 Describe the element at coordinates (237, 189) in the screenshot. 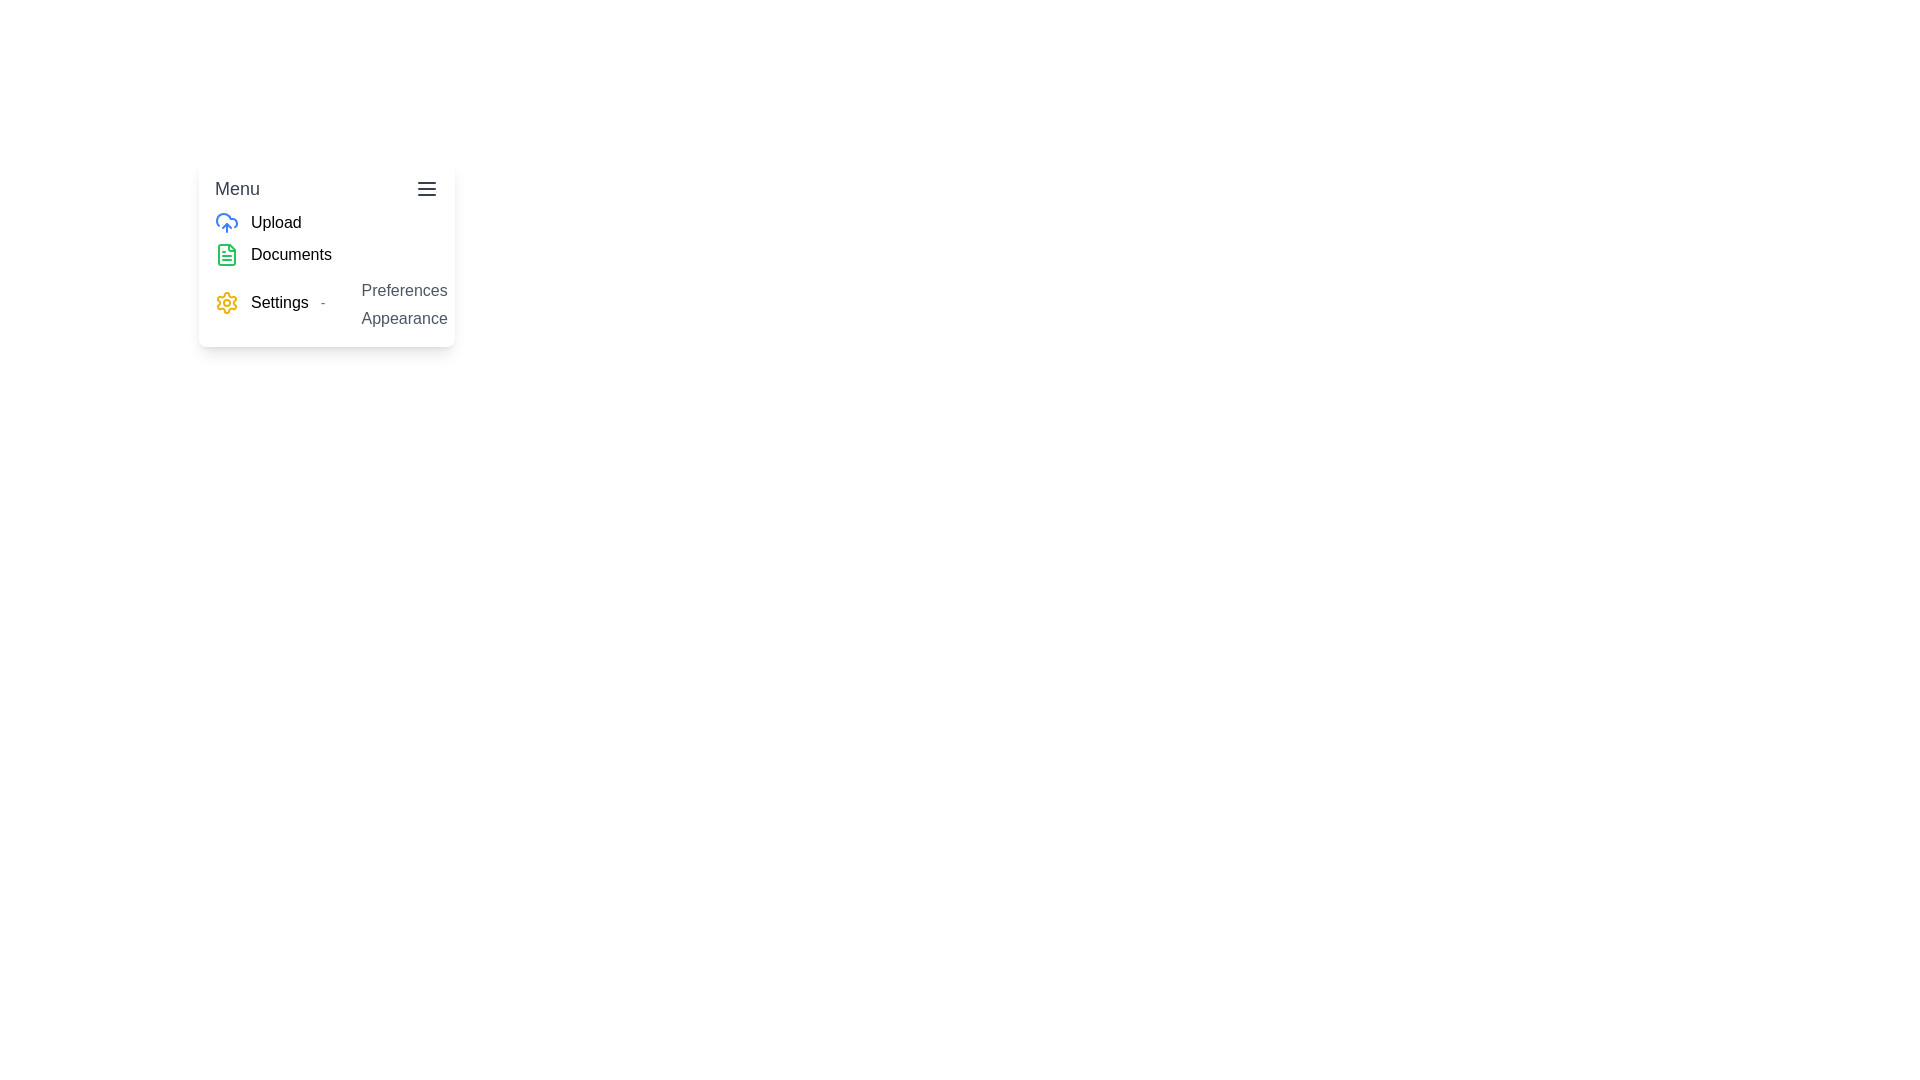

I see `the text label displaying 'Menu' located at the top-left corner of the dropdown interface` at that location.